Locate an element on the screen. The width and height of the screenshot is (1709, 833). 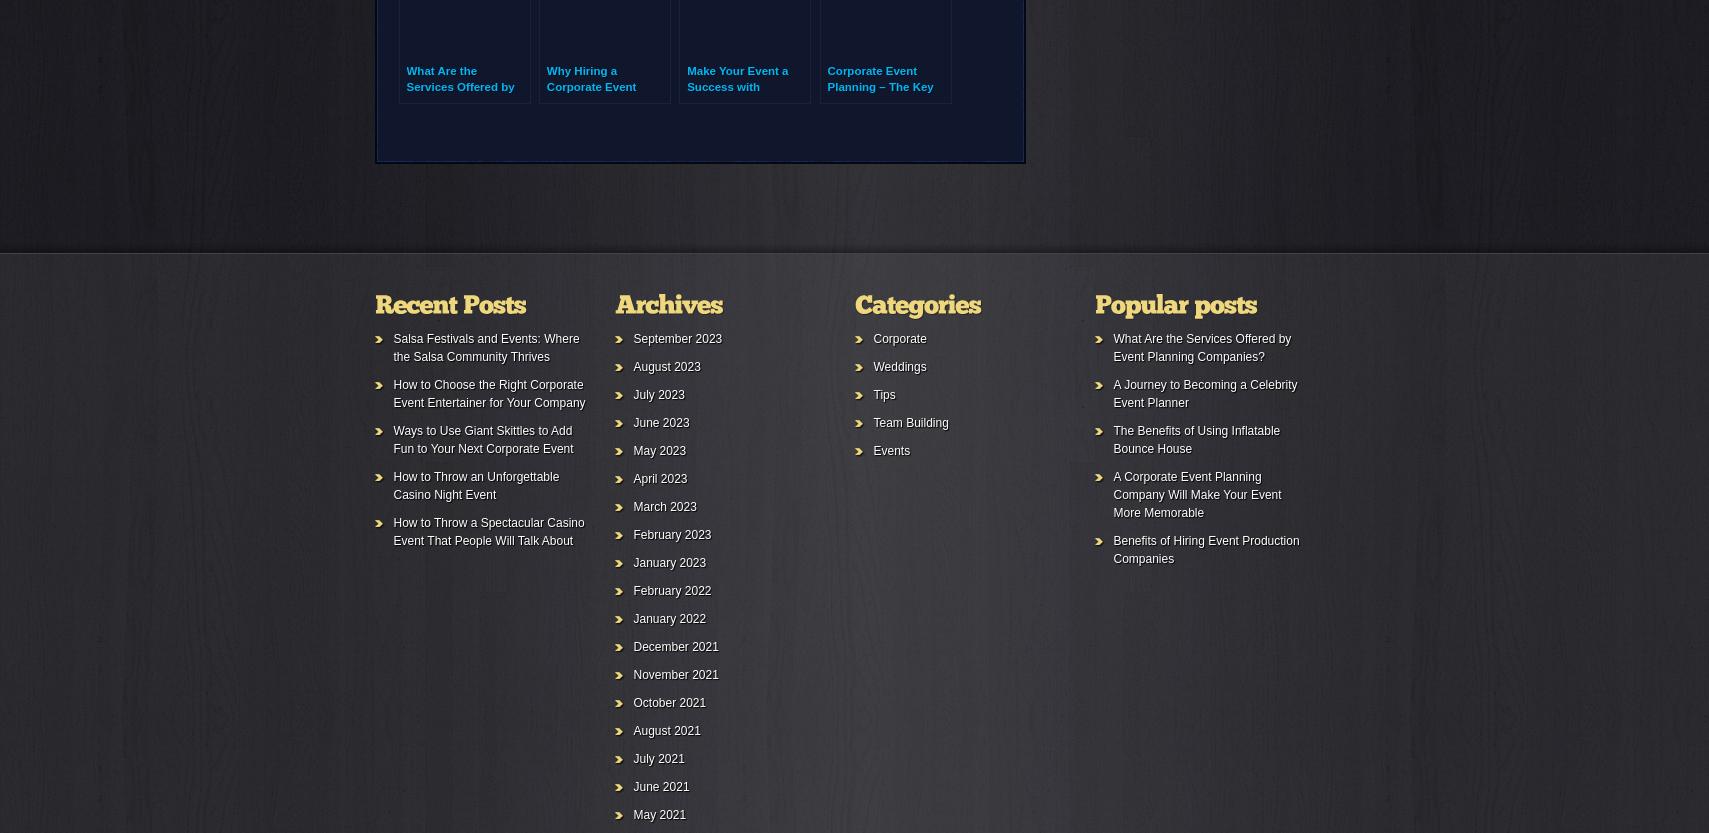
'March 2023' is located at coordinates (663, 506).